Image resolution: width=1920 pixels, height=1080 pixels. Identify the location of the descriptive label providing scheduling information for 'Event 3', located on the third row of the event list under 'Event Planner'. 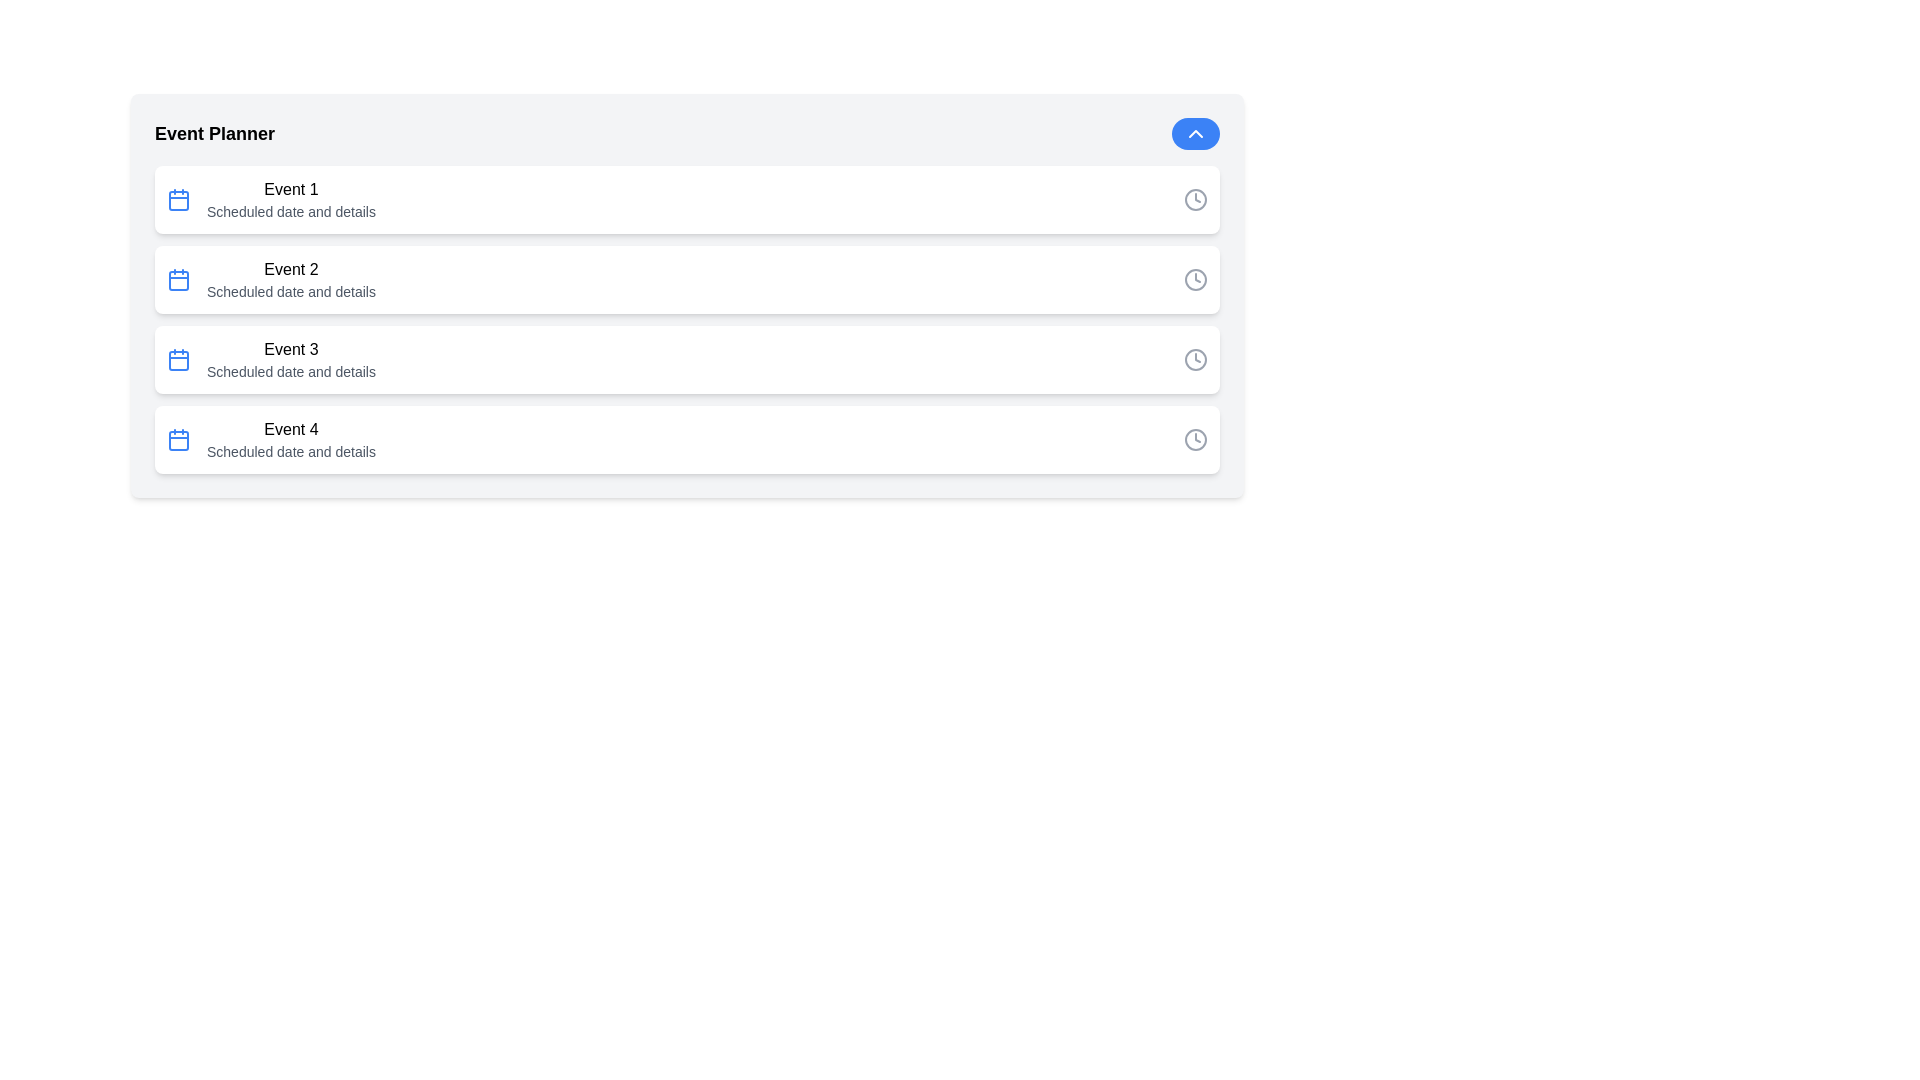
(290, 371).